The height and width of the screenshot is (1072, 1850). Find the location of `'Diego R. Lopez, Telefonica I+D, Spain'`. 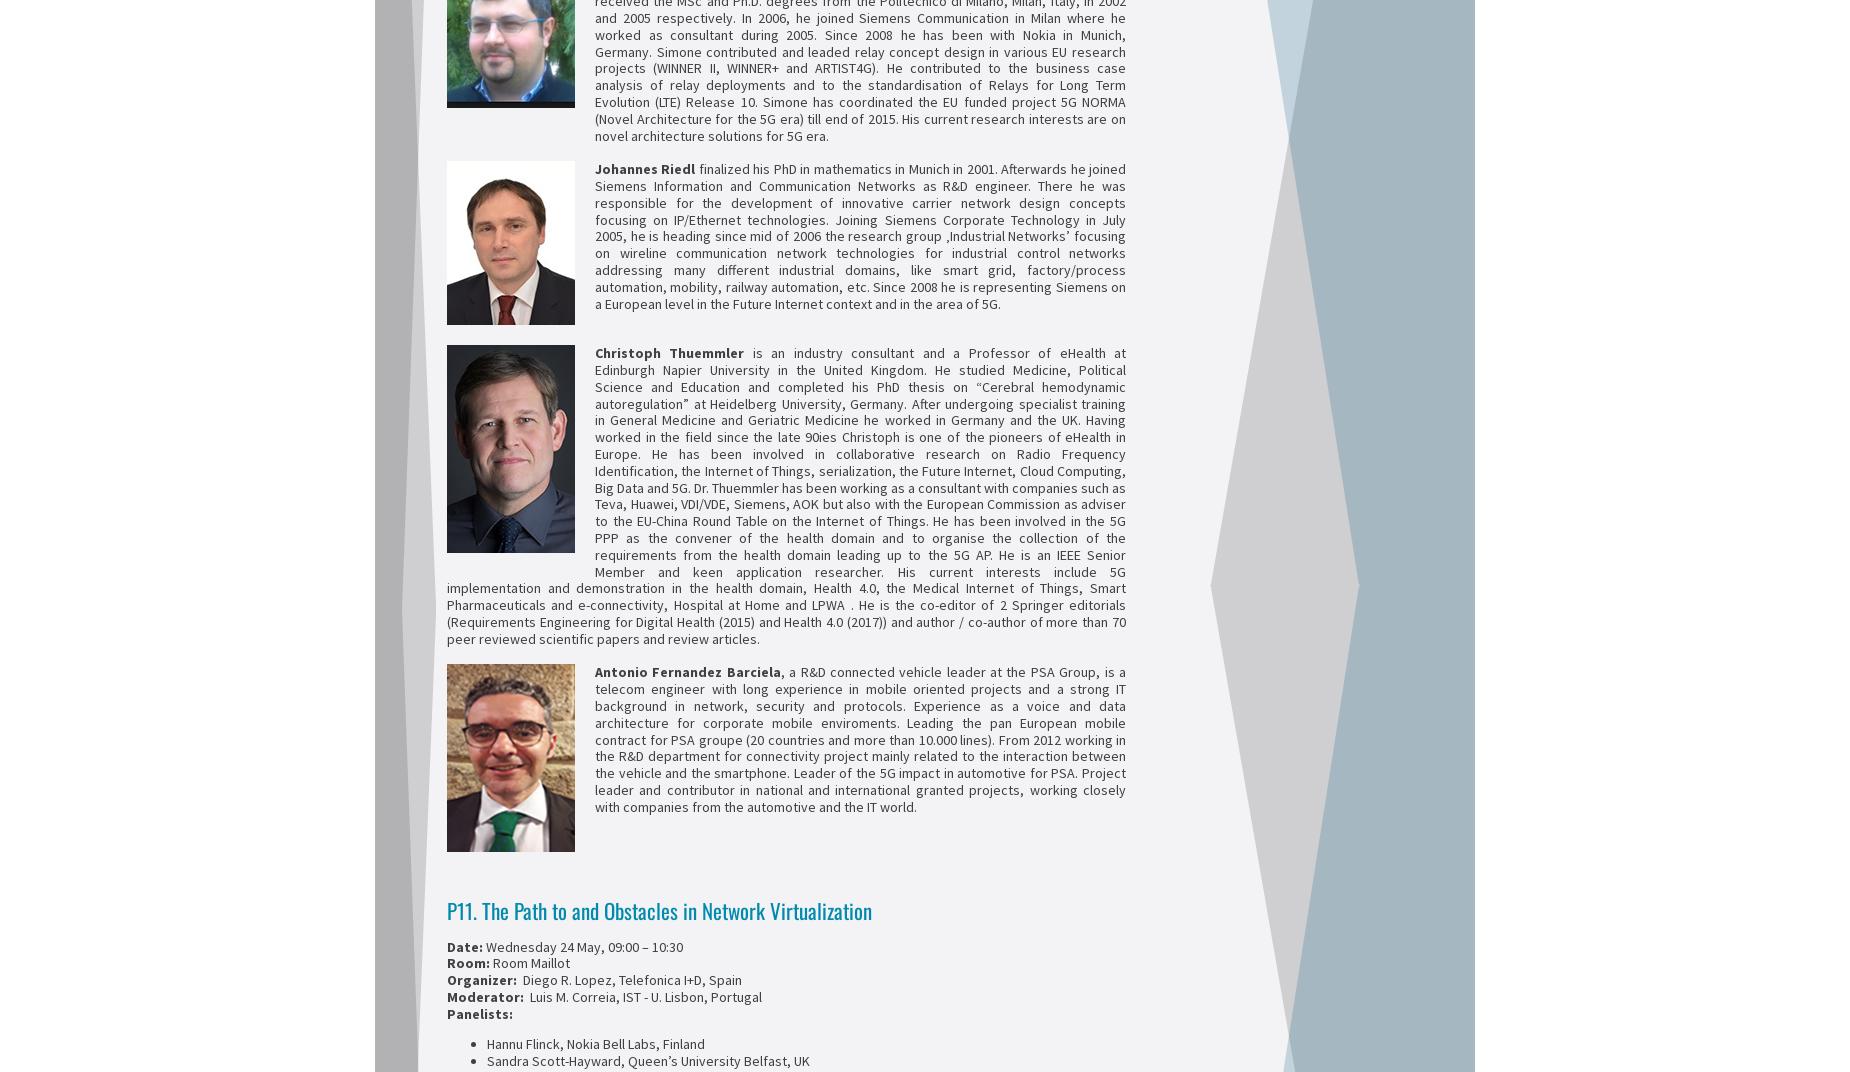

'Diego R. Lopez, Telefonica I+D, Spain' is located at coordinates (517, 979).